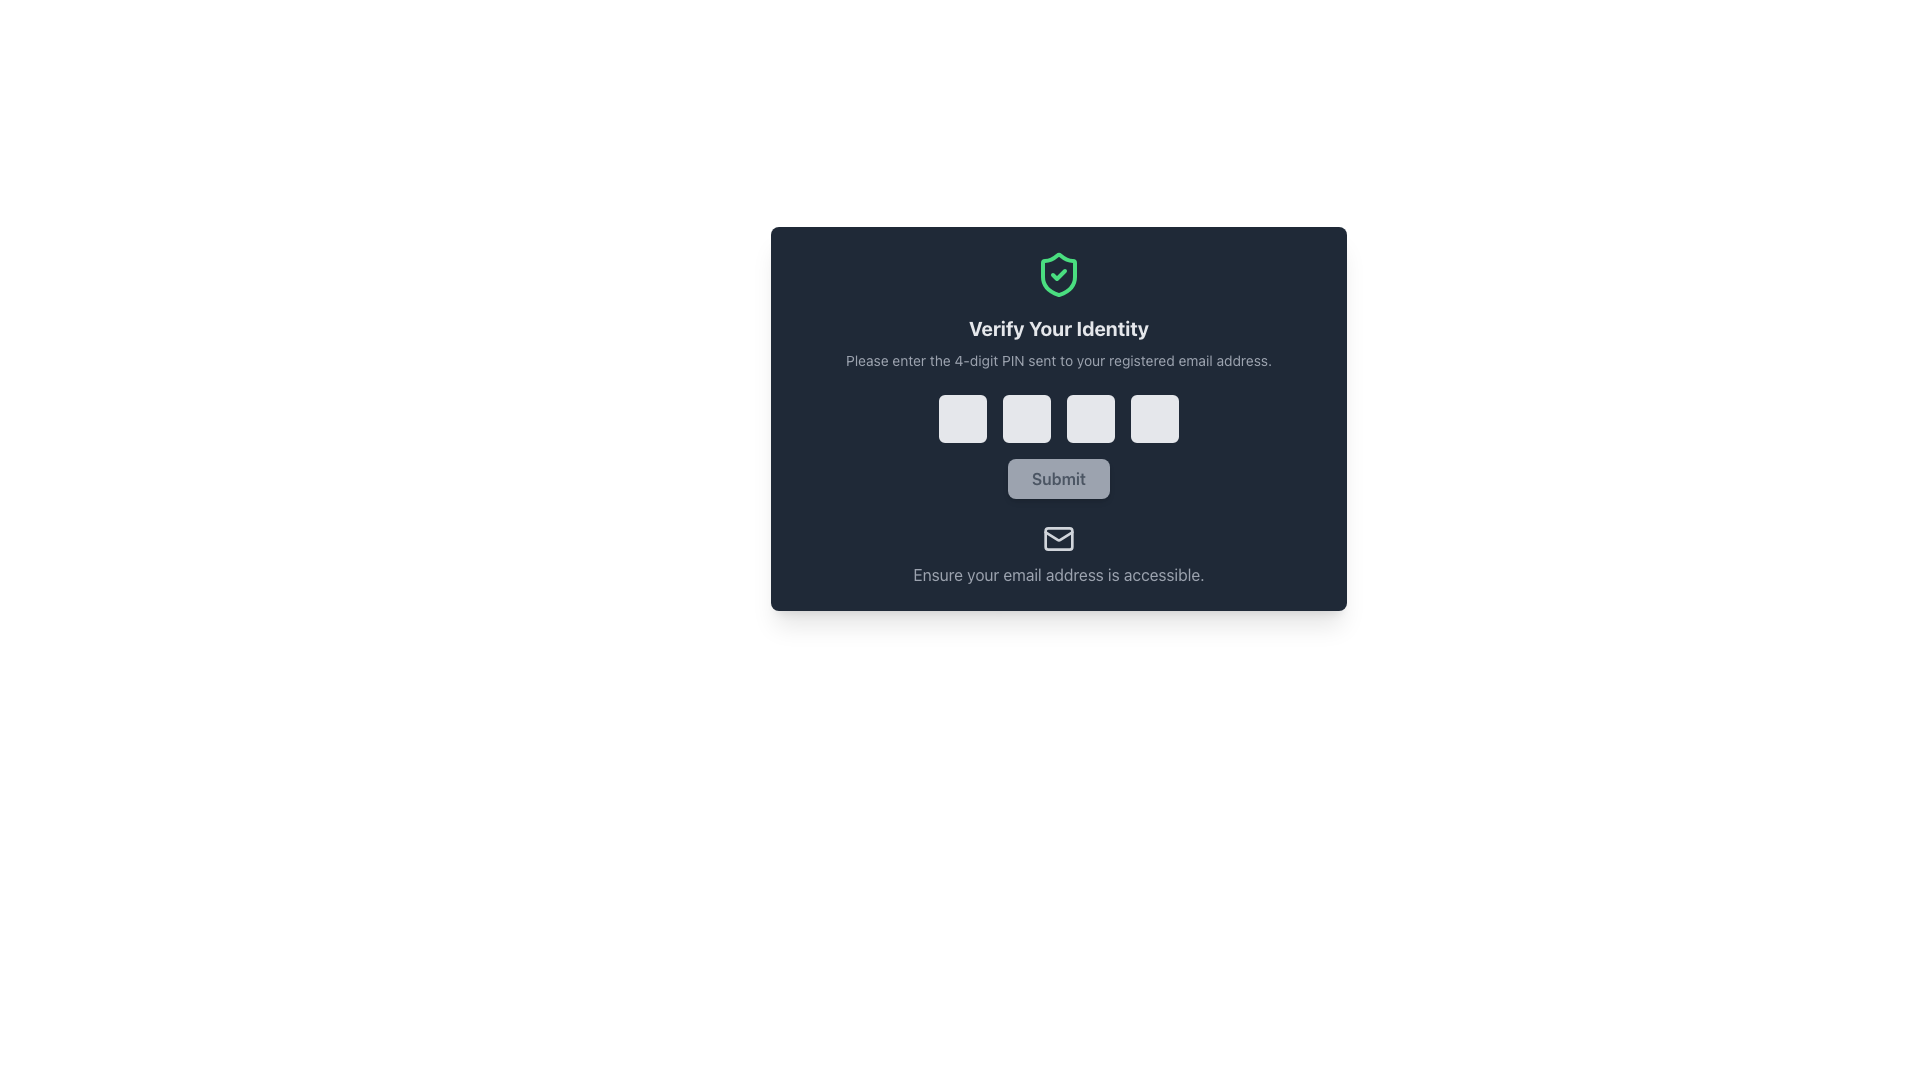 Image resolution: width=1920 pixels, height=1080 pixels. What do you see at coordinates (1089, 418) in the screenshot?
I see `the third number input field in the 4-digit PIN entry mechanism to focus on it` at bounding box center [1089, 418].